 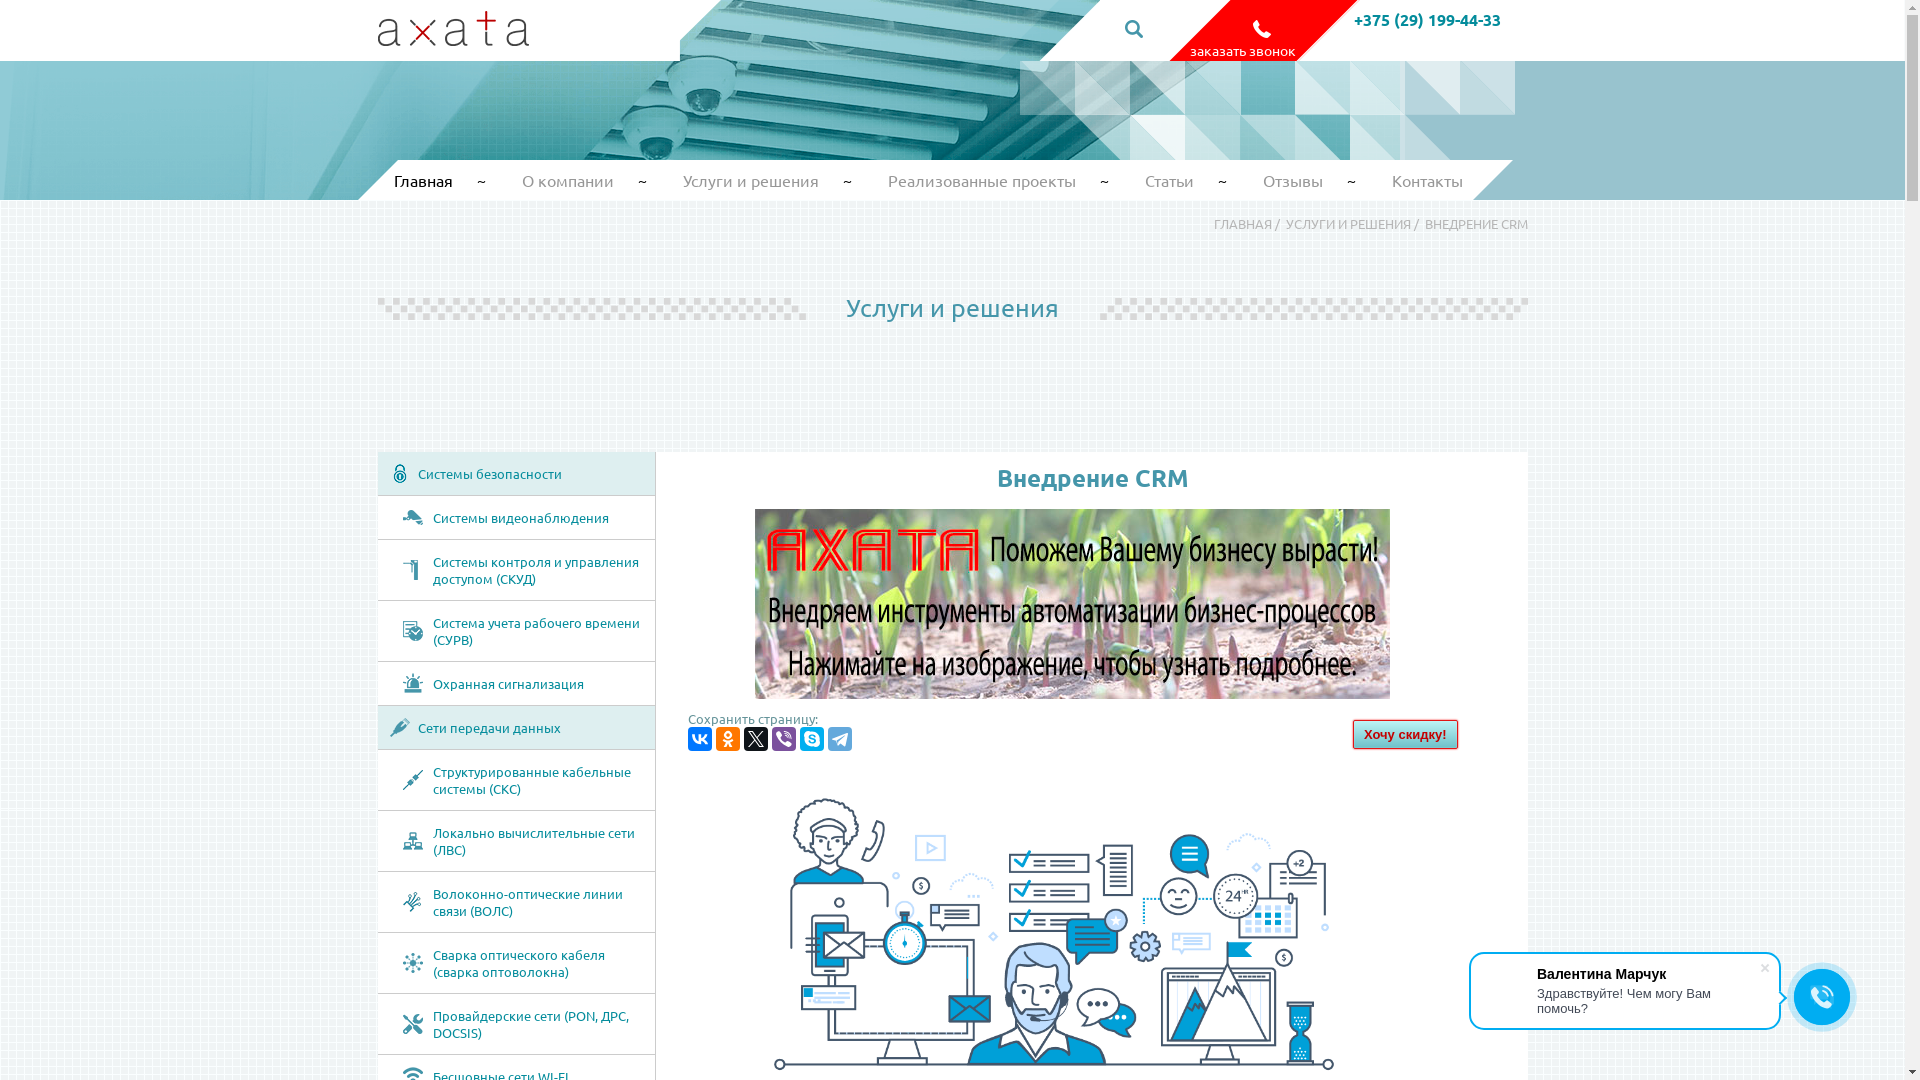 I want to click on 'Twitter', so click(x=755, y=739).